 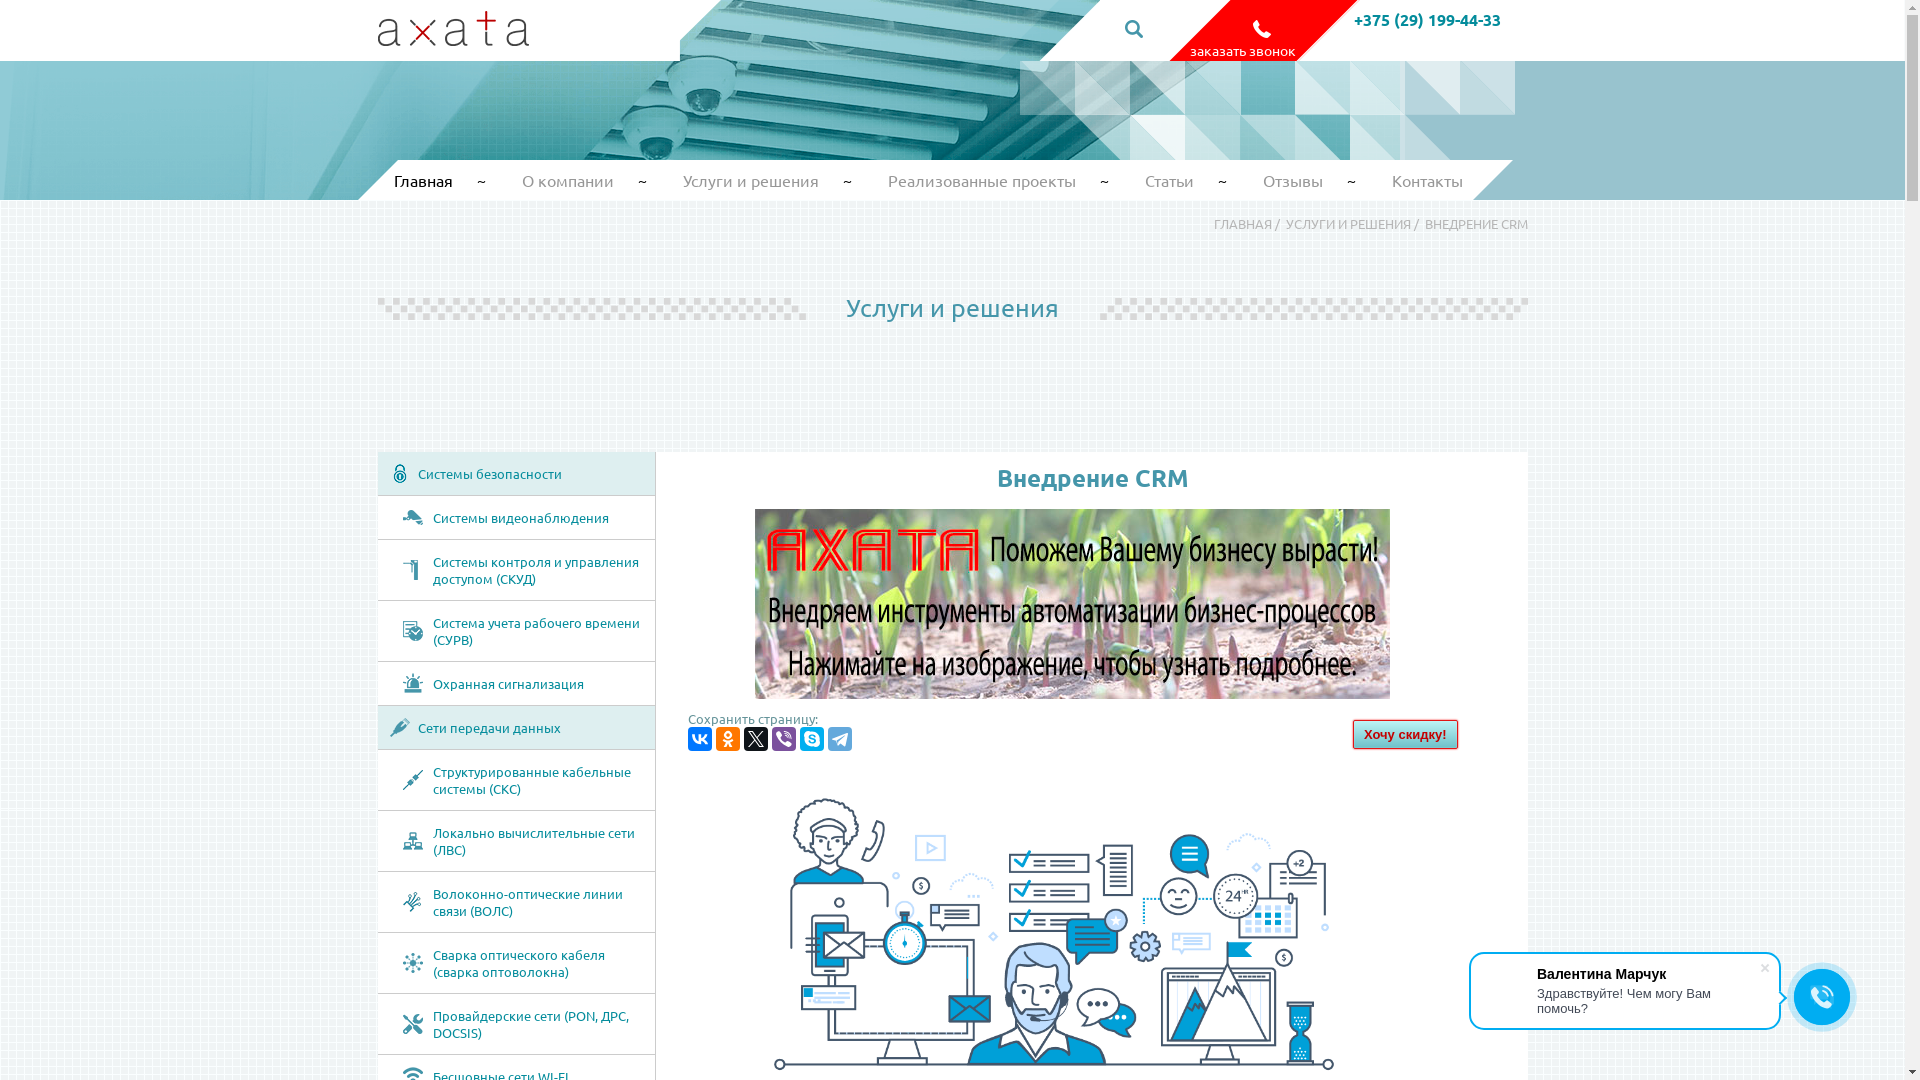 I want to click on 'Twitter', so click(x=755, y=739).